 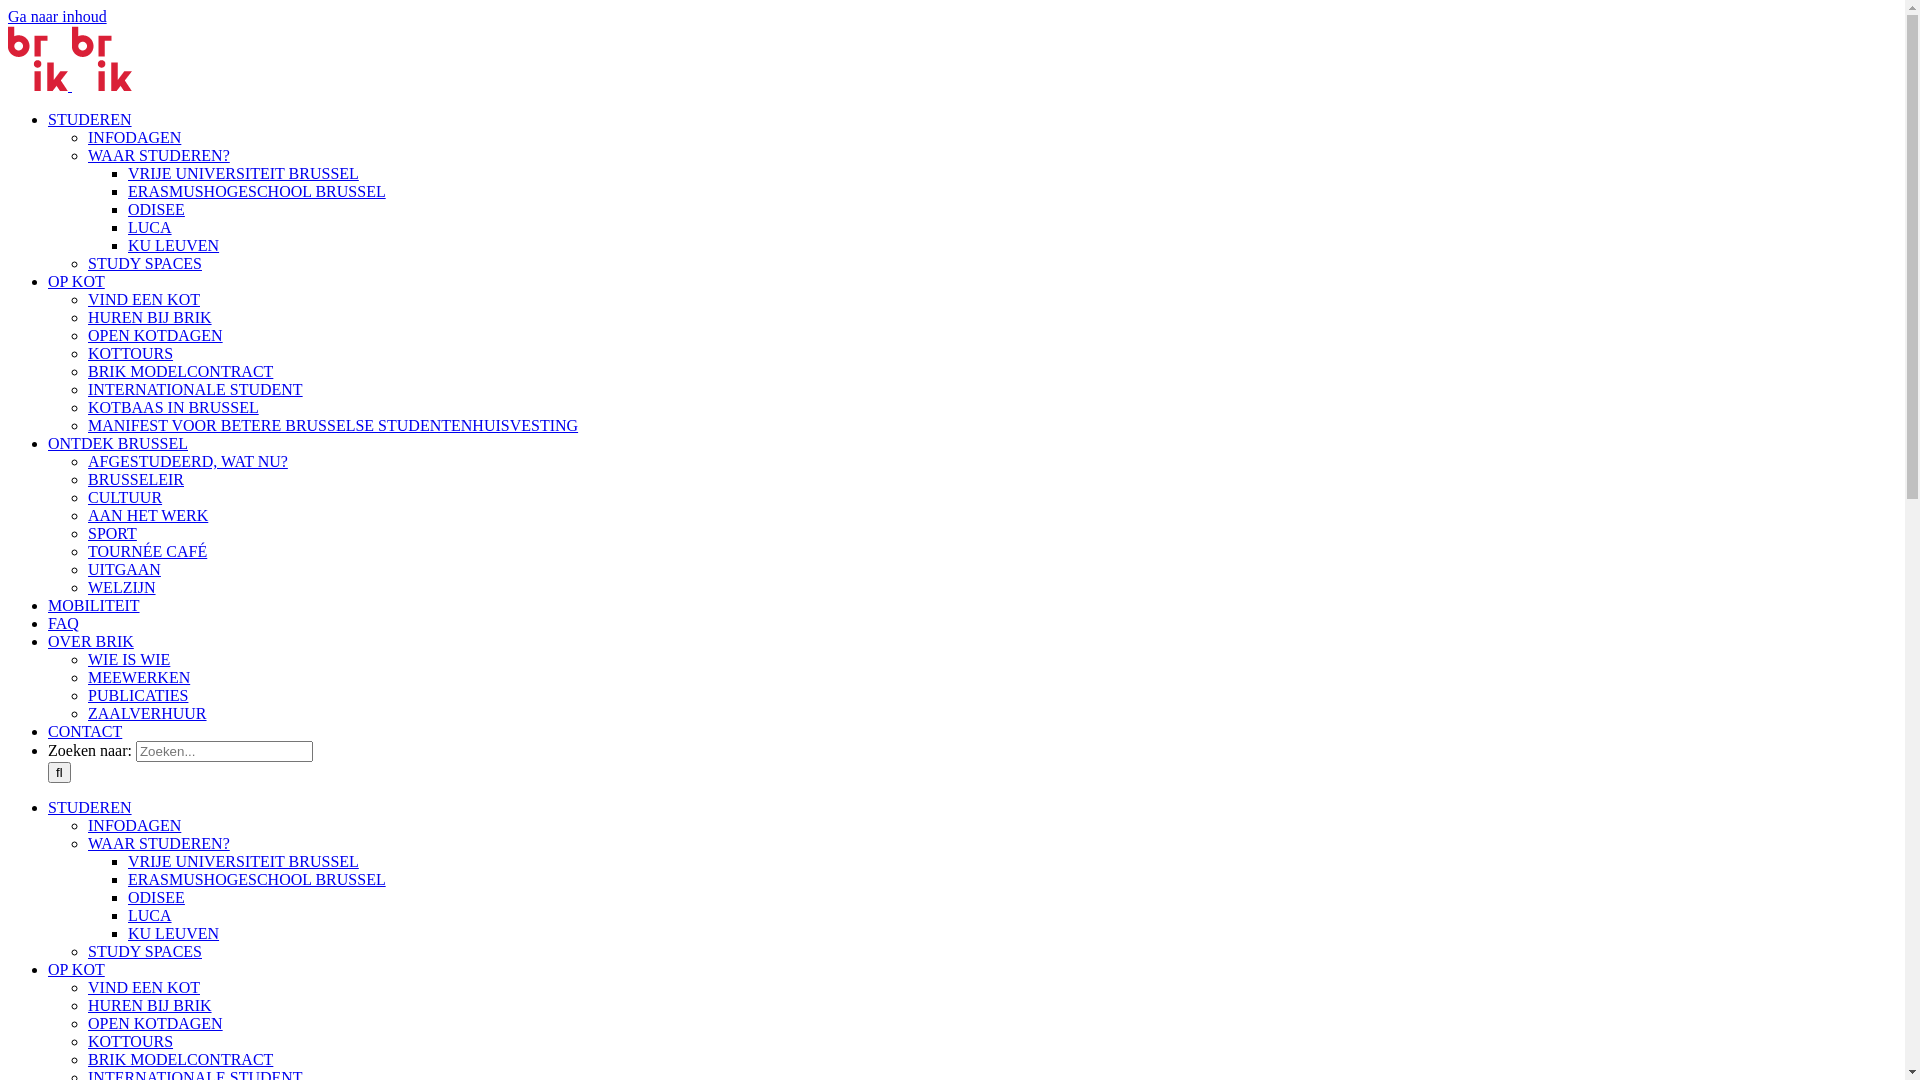 What do you see at coordinates (180, 371) in the screenshot?
I see `'BRIK MODELCONTRACT'` at bounding box center [180, 371].